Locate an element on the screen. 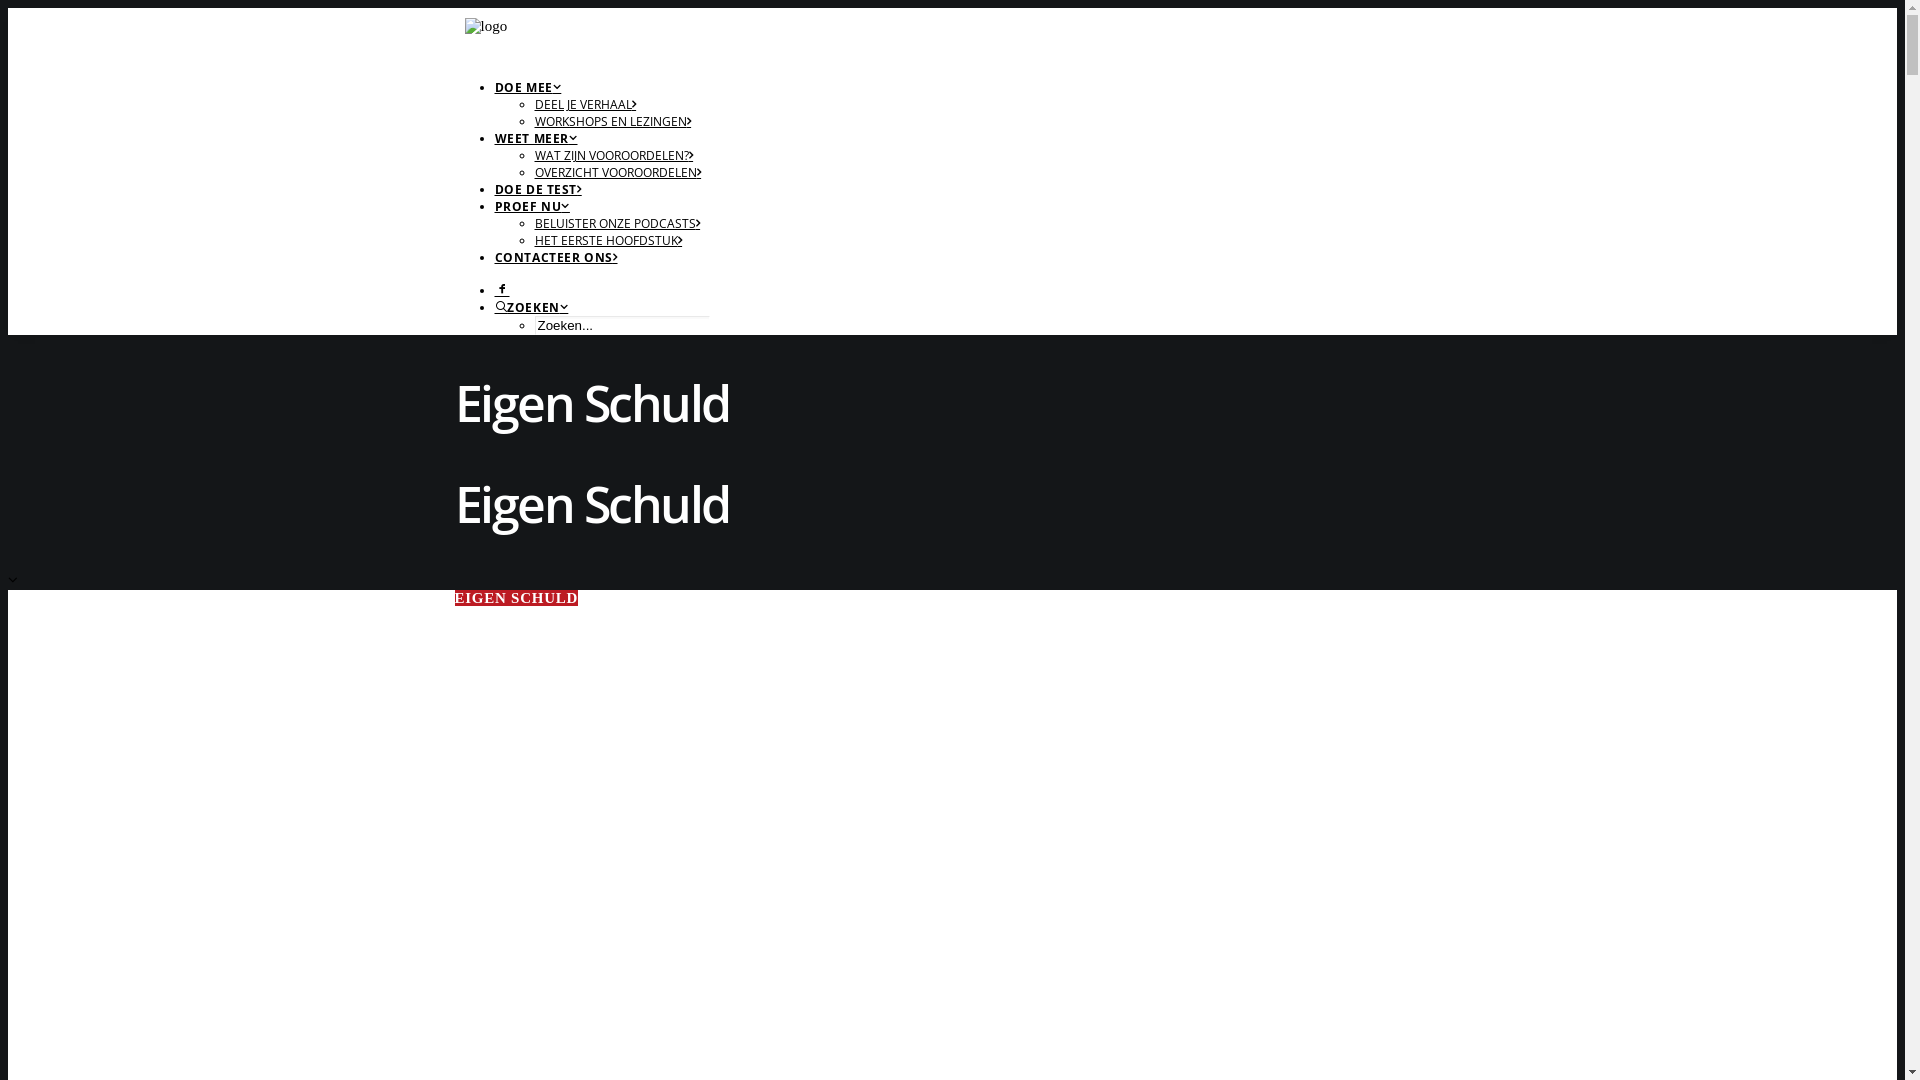 The image size is (1920, 1080). 'WAT ZIJN VOOROORDELEN?' is located at coordinates (612, 154).